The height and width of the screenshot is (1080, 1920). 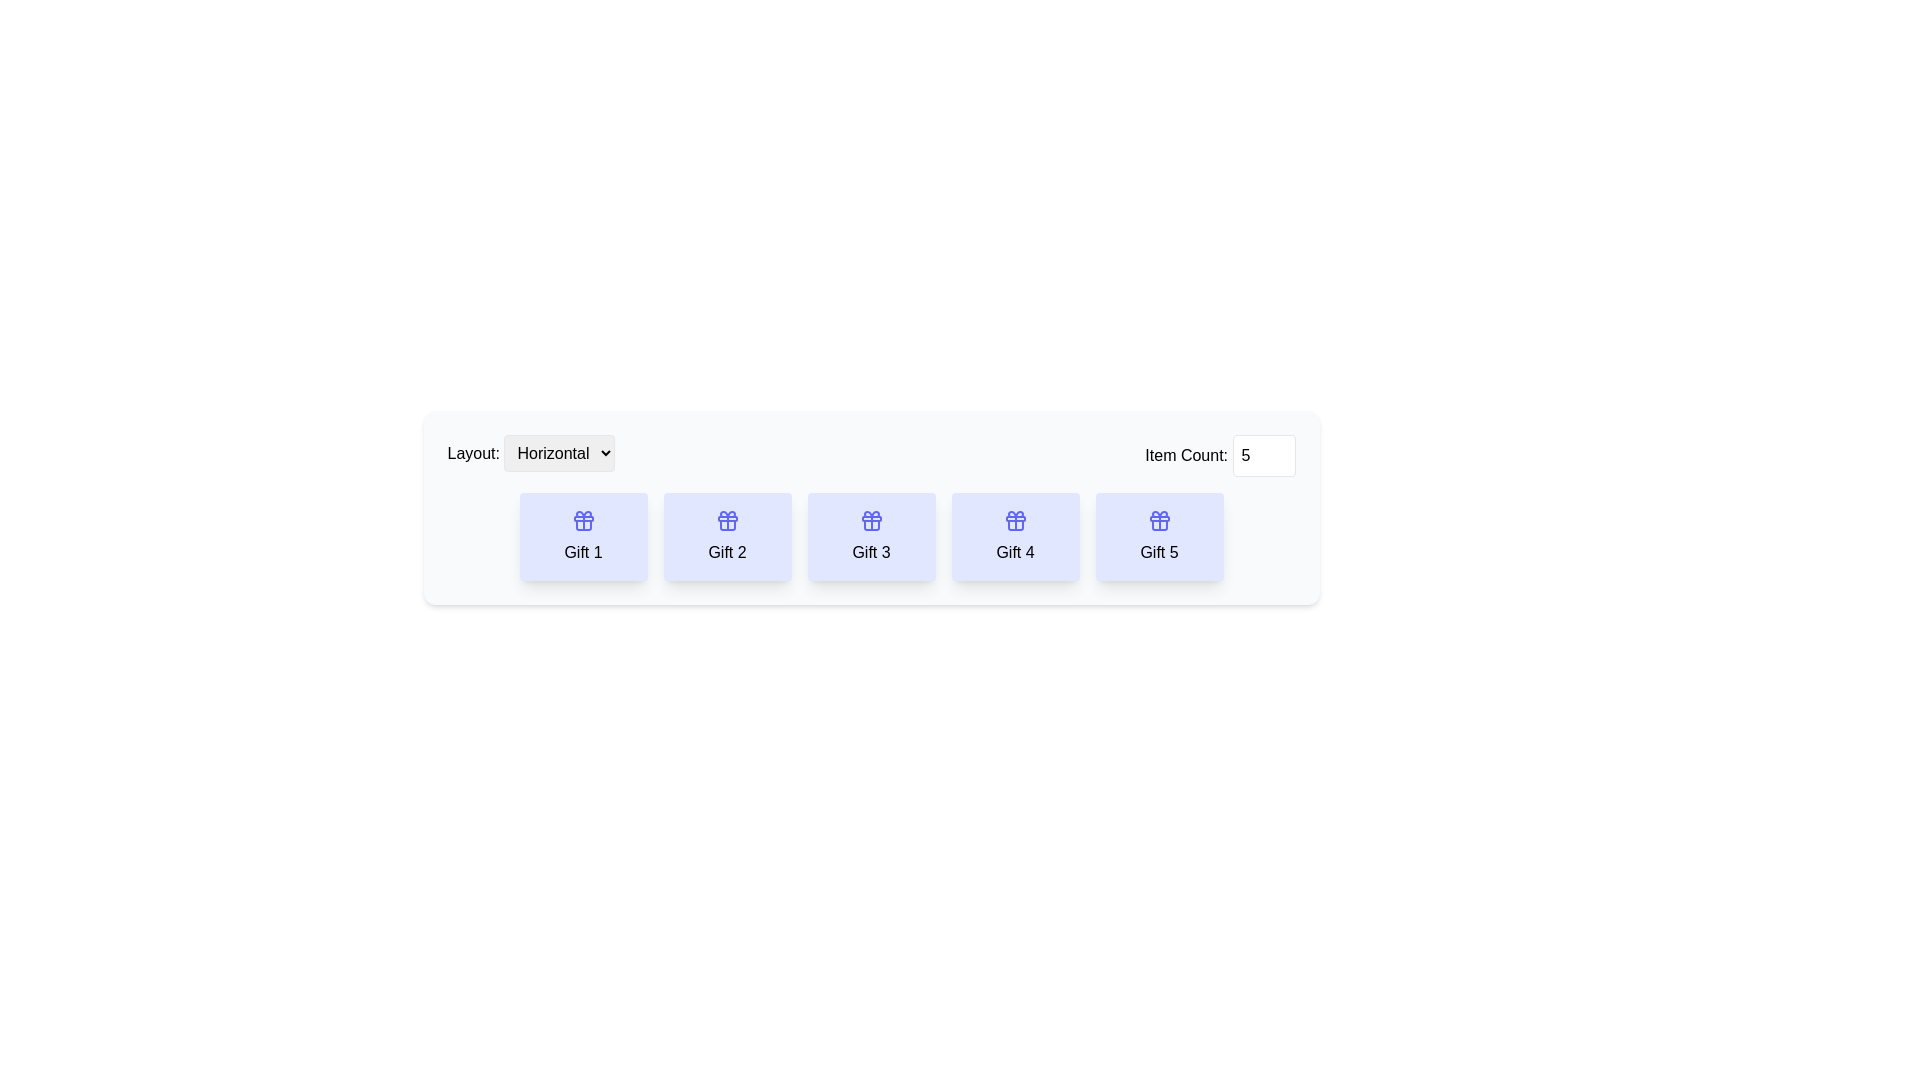 I want to click on the 'Gift 4' Card/Tile, so click(x=1015, y=535).